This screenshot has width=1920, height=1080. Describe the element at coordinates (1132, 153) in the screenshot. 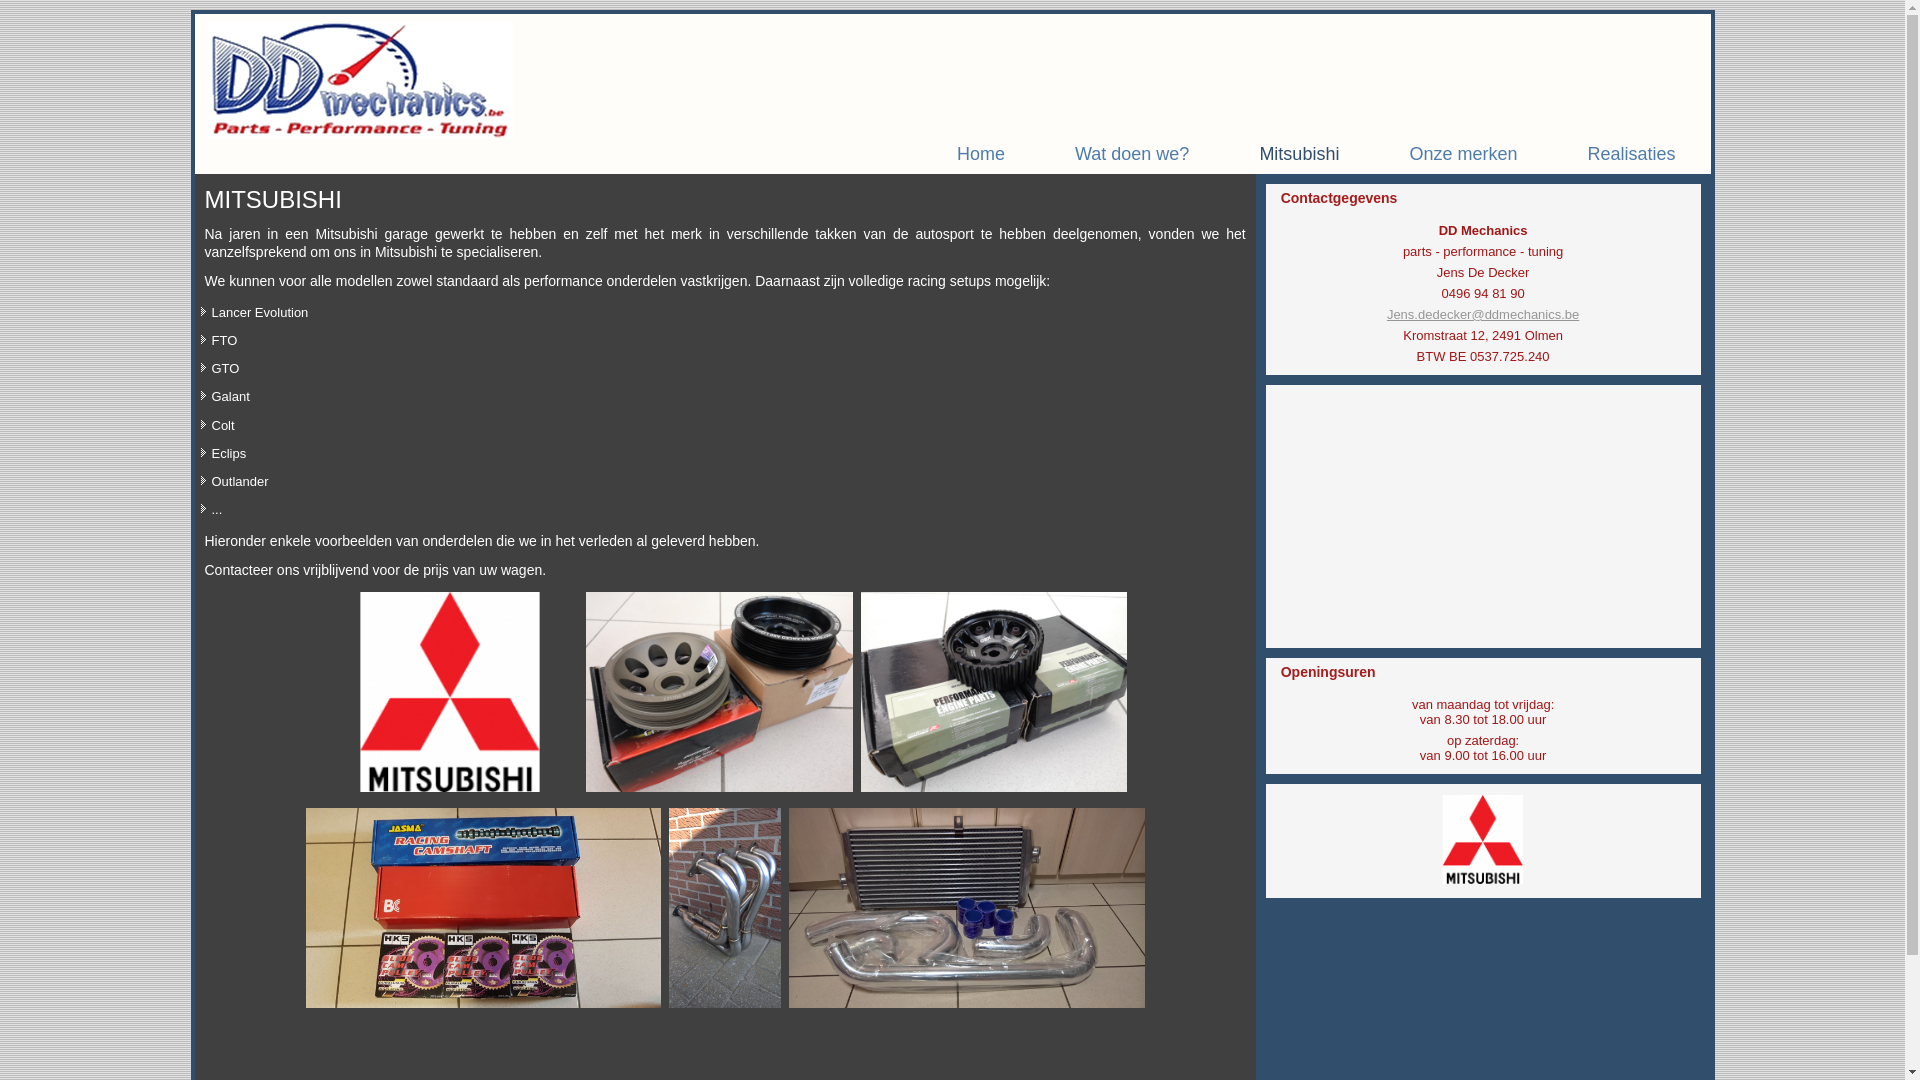

I see `'Wat doen we?'` at that location.